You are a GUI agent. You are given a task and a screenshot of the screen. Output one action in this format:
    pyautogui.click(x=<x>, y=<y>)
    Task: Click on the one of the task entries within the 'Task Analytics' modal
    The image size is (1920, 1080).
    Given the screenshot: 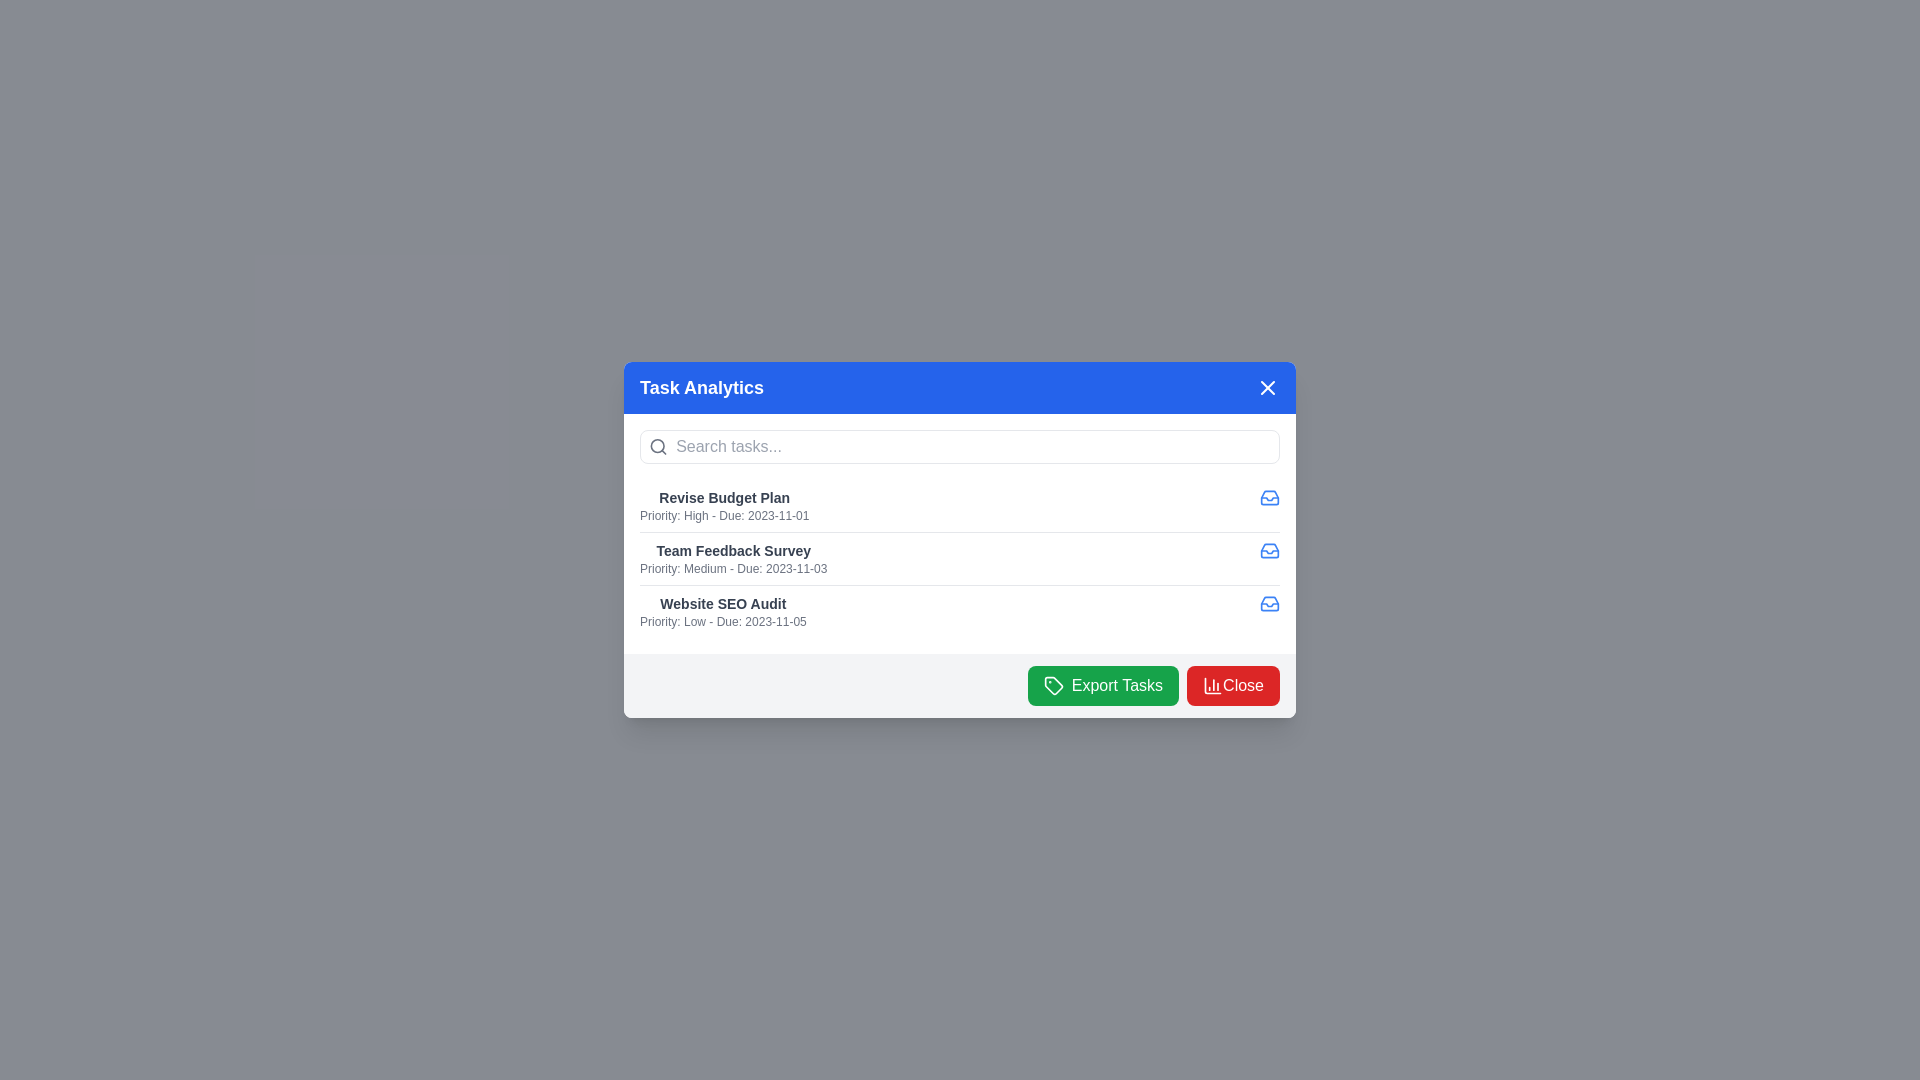 What is the action you would take?
    pyautogui.click(x=960, y=540)
    